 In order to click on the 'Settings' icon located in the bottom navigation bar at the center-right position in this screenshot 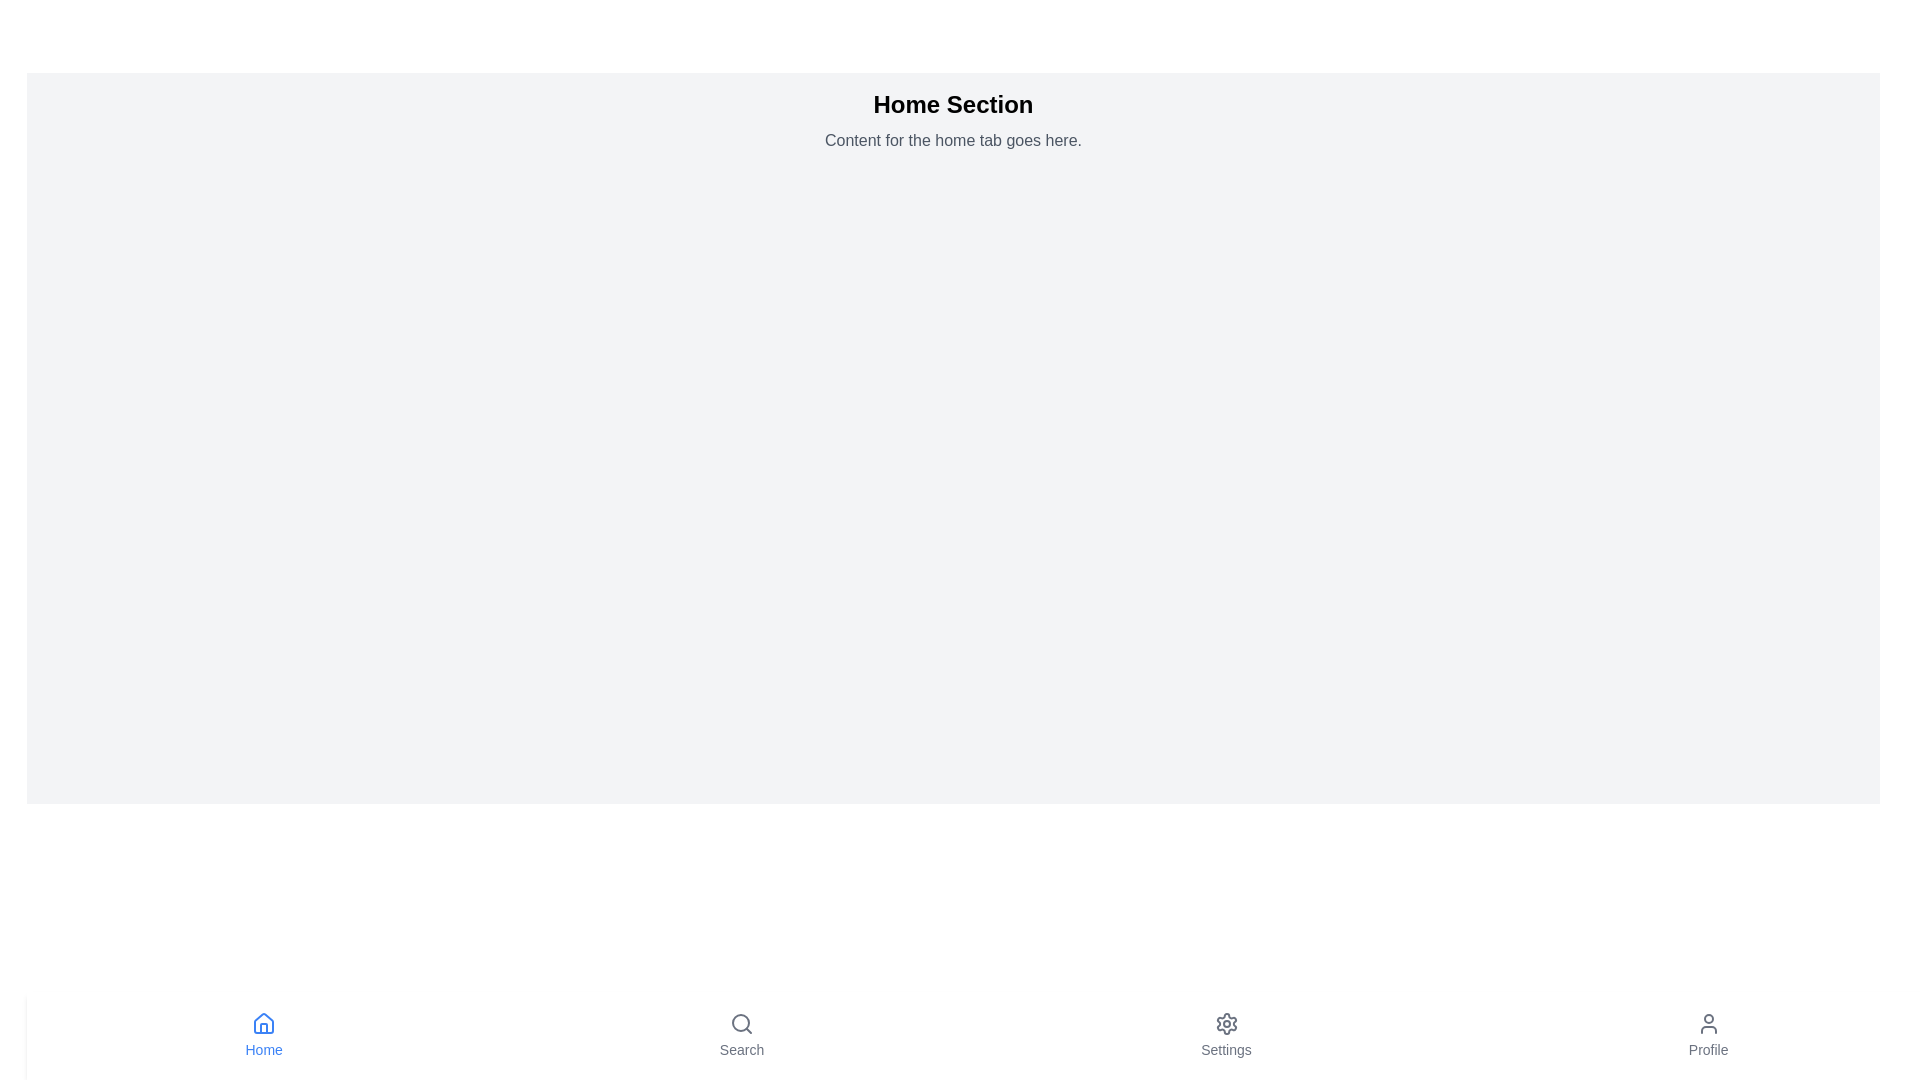, I will do `click(1225, 1023)`.